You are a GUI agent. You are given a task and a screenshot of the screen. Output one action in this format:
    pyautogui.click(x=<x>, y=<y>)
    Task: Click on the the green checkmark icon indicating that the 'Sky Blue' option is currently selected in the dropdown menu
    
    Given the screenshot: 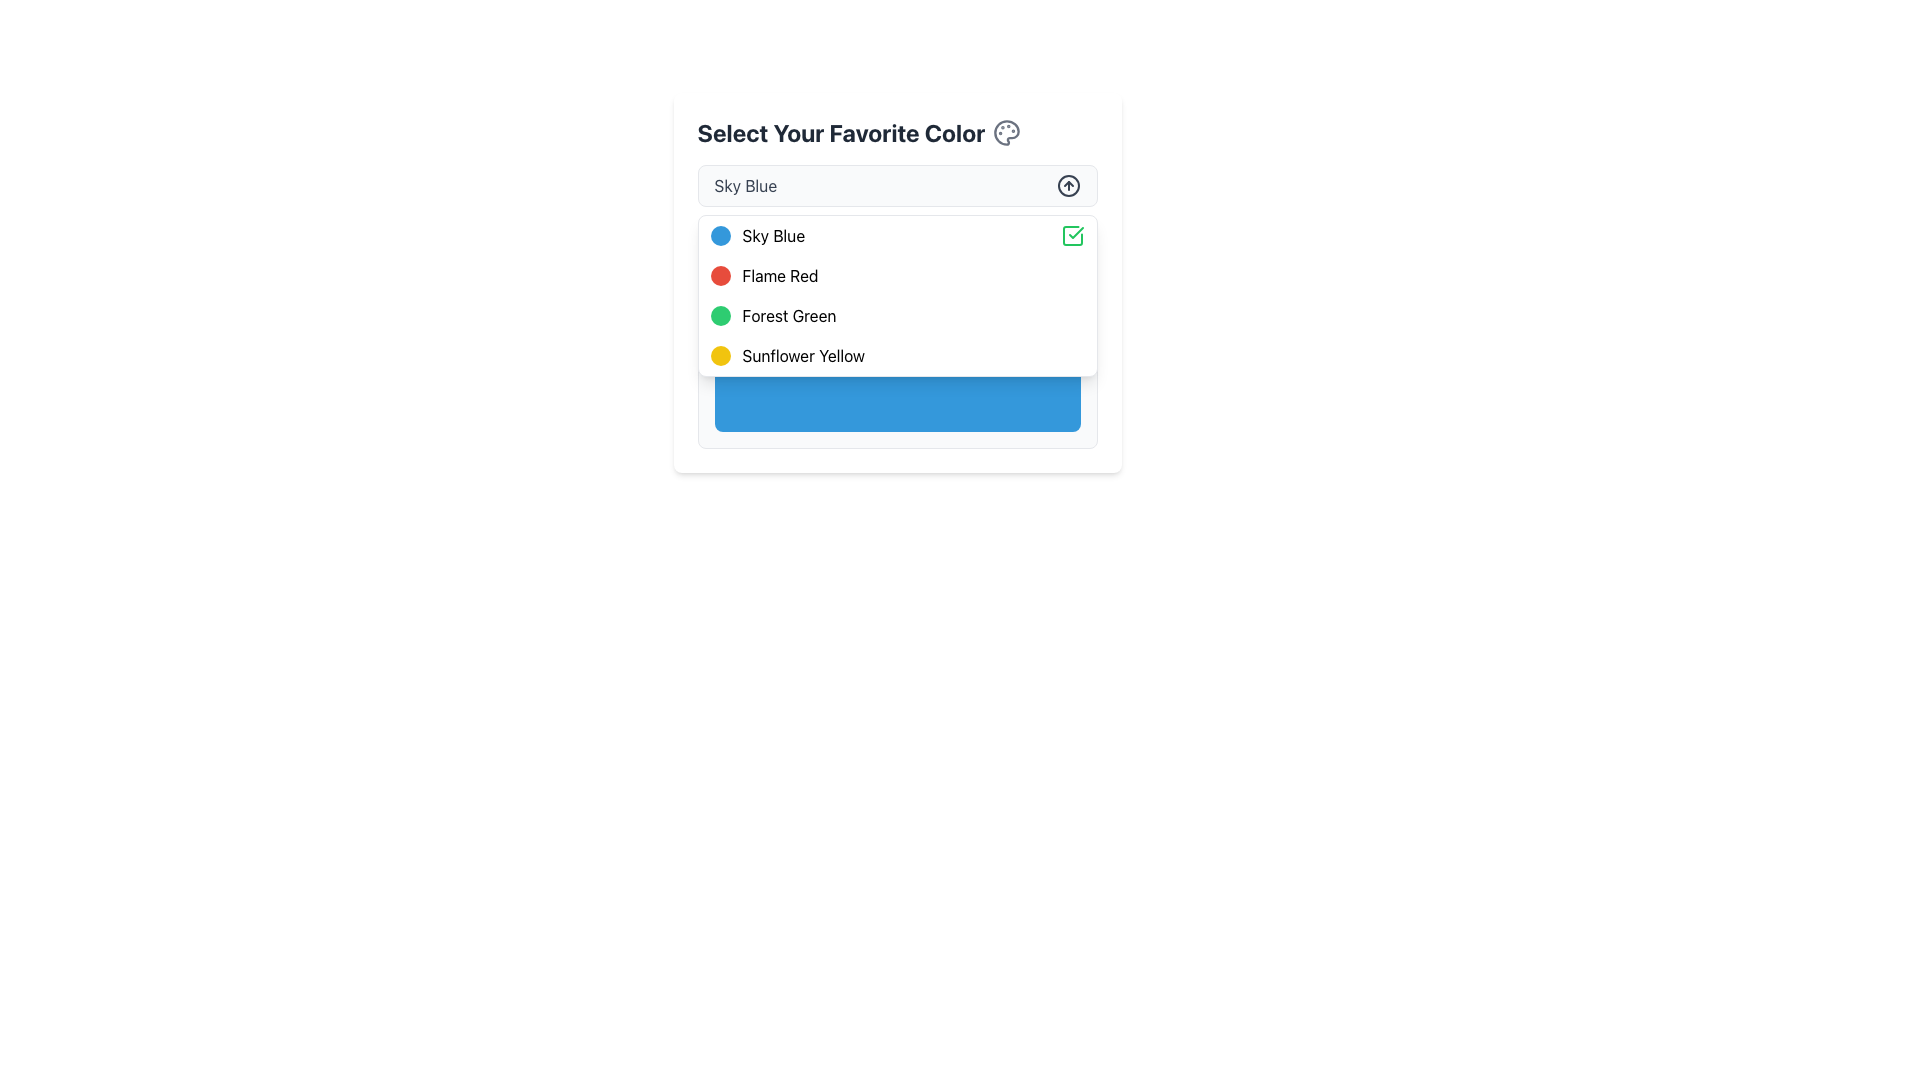 What is the action you would take?
    pyautogui.click(x=1071, y=234)
    